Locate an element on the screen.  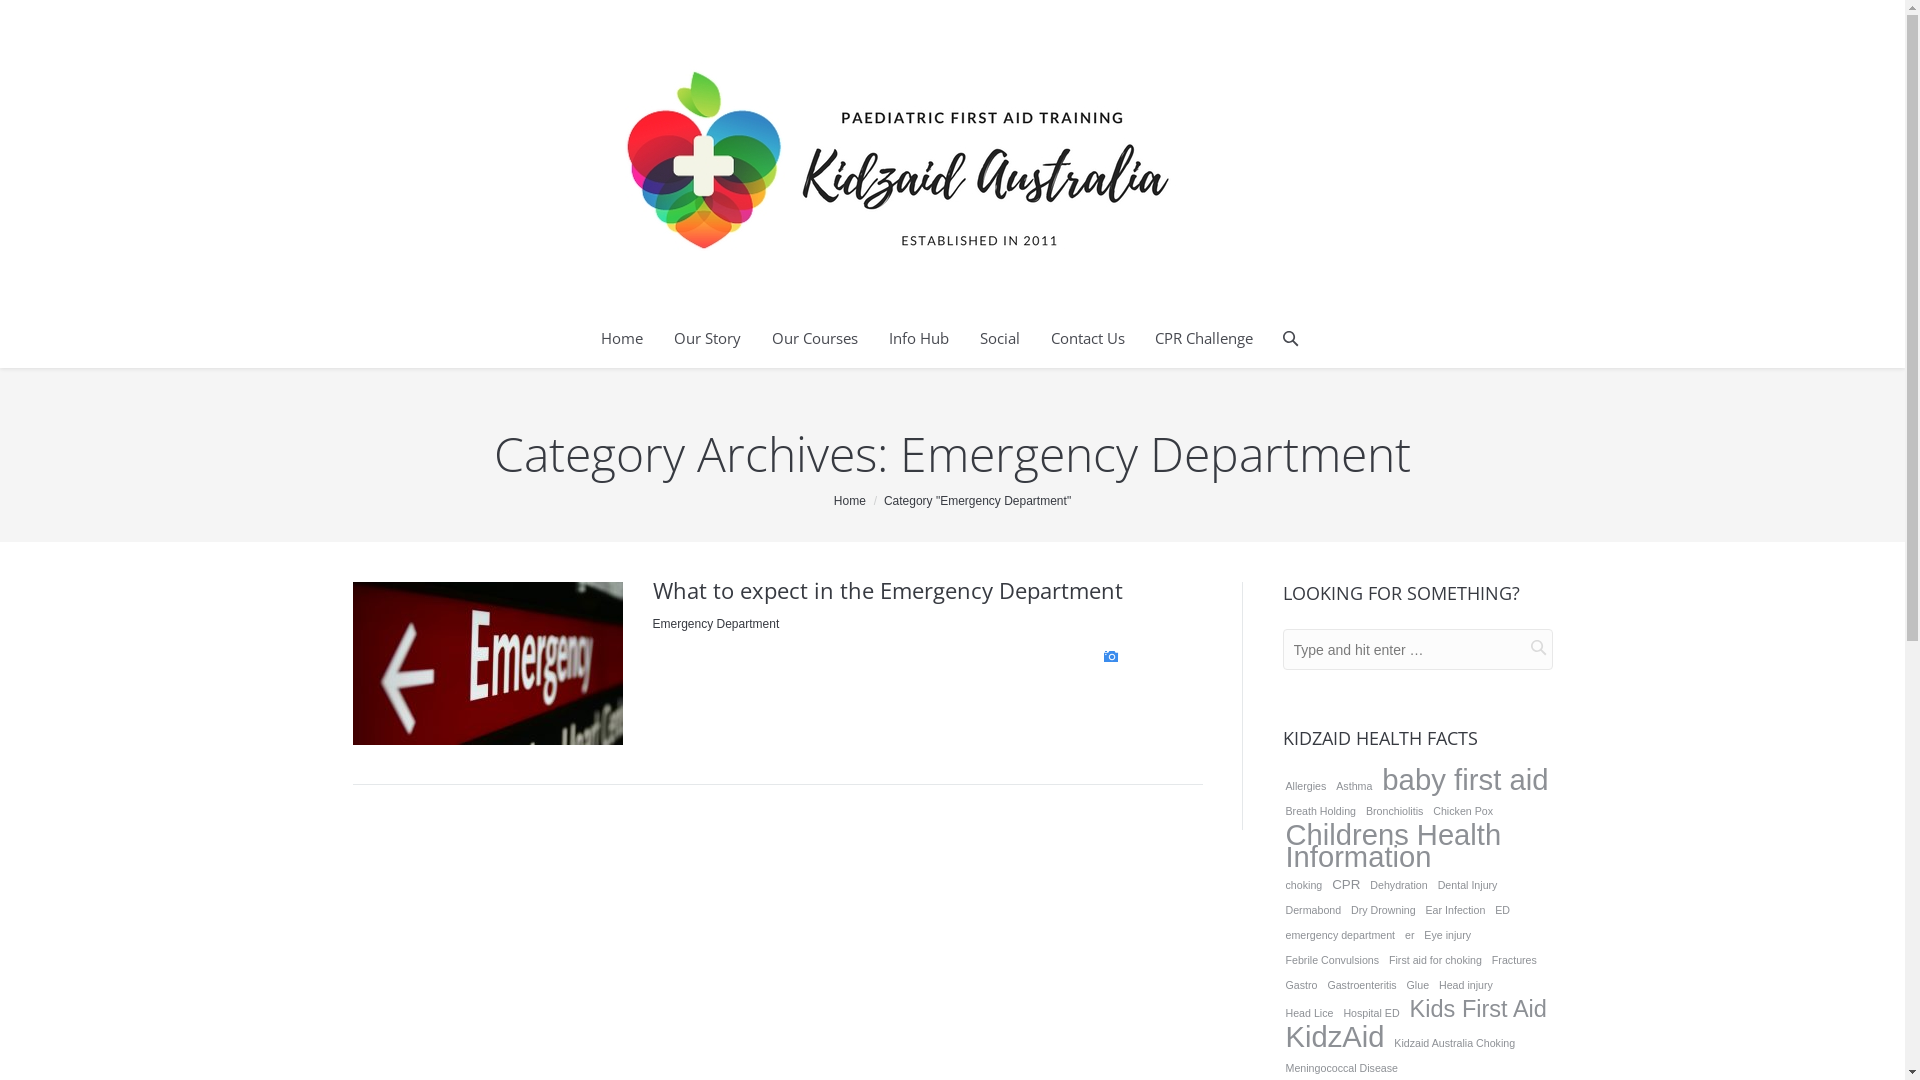
'Dermabond' is located at coordinates (1281, 910).